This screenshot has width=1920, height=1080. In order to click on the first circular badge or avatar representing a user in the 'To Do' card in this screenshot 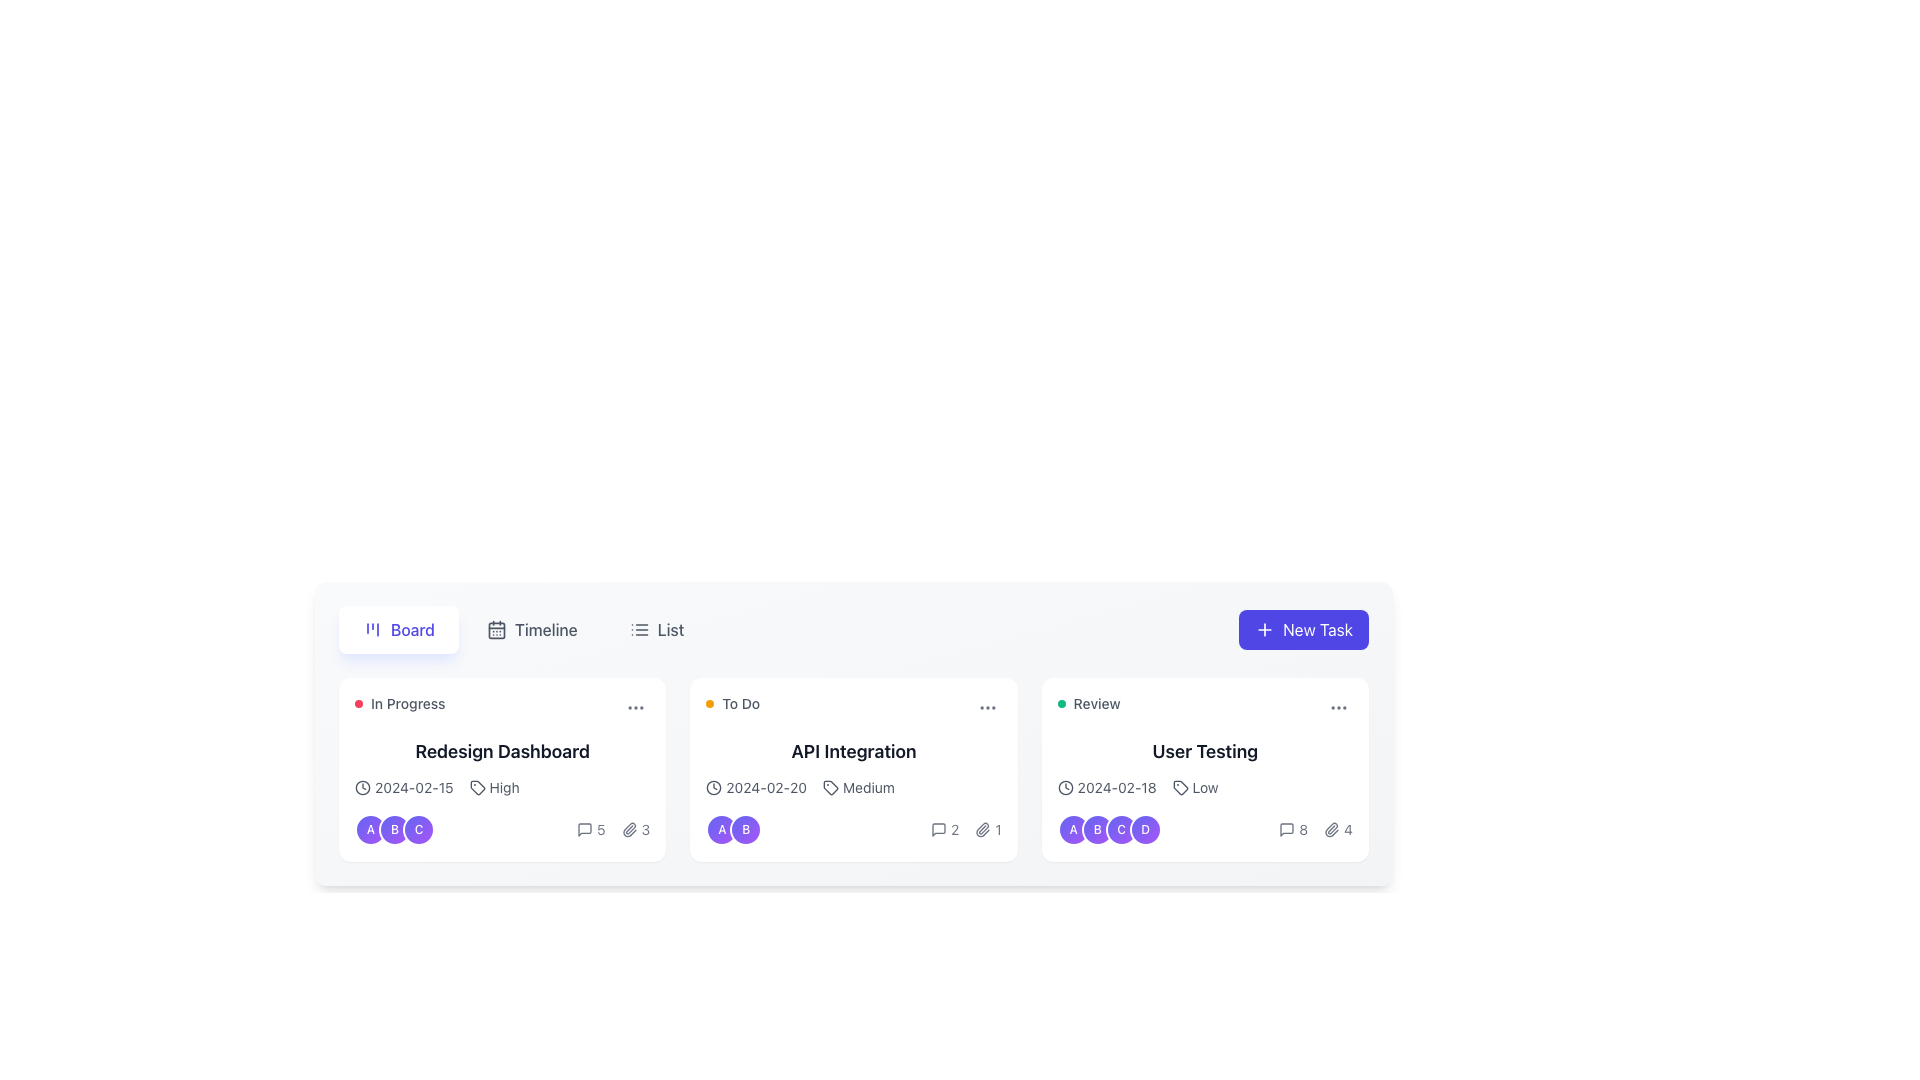, I will do `click(721, 829)`.